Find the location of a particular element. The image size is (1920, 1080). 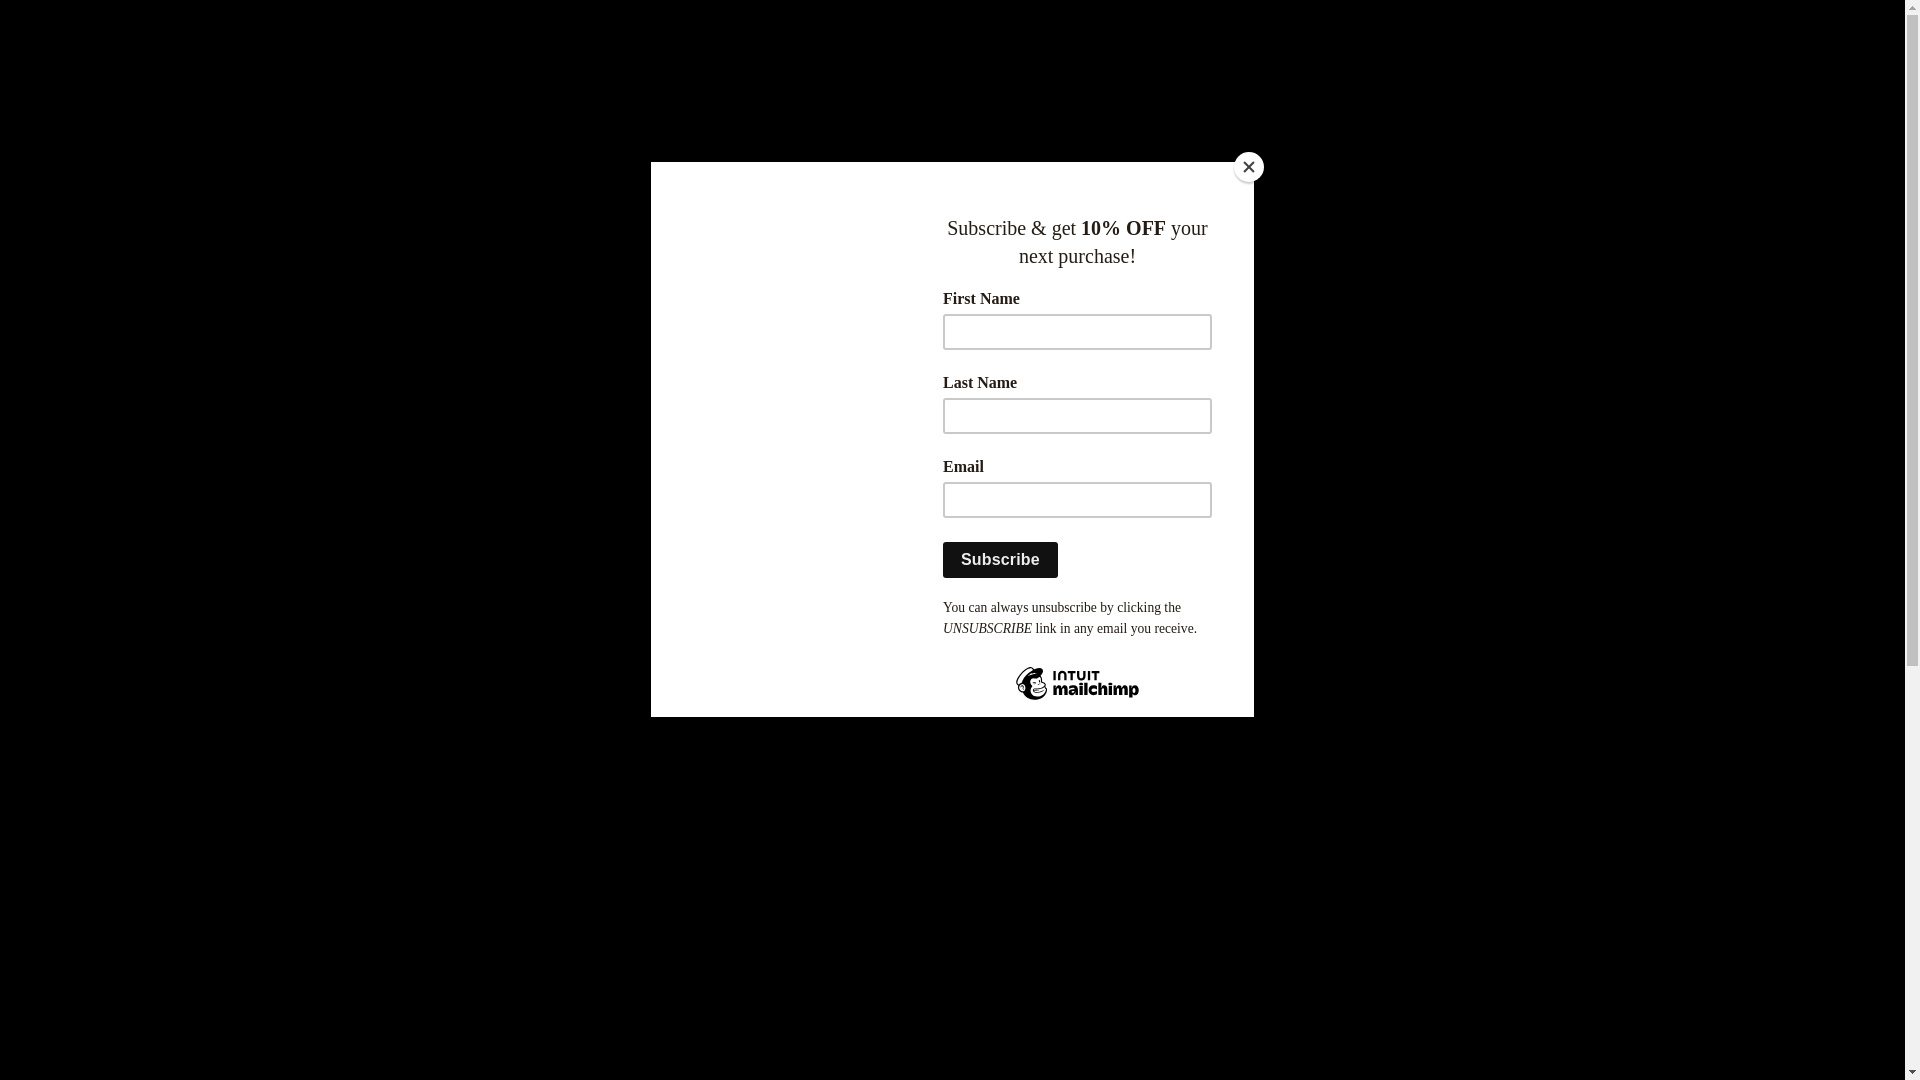

'SALE' is located at coordinates (642, 414).